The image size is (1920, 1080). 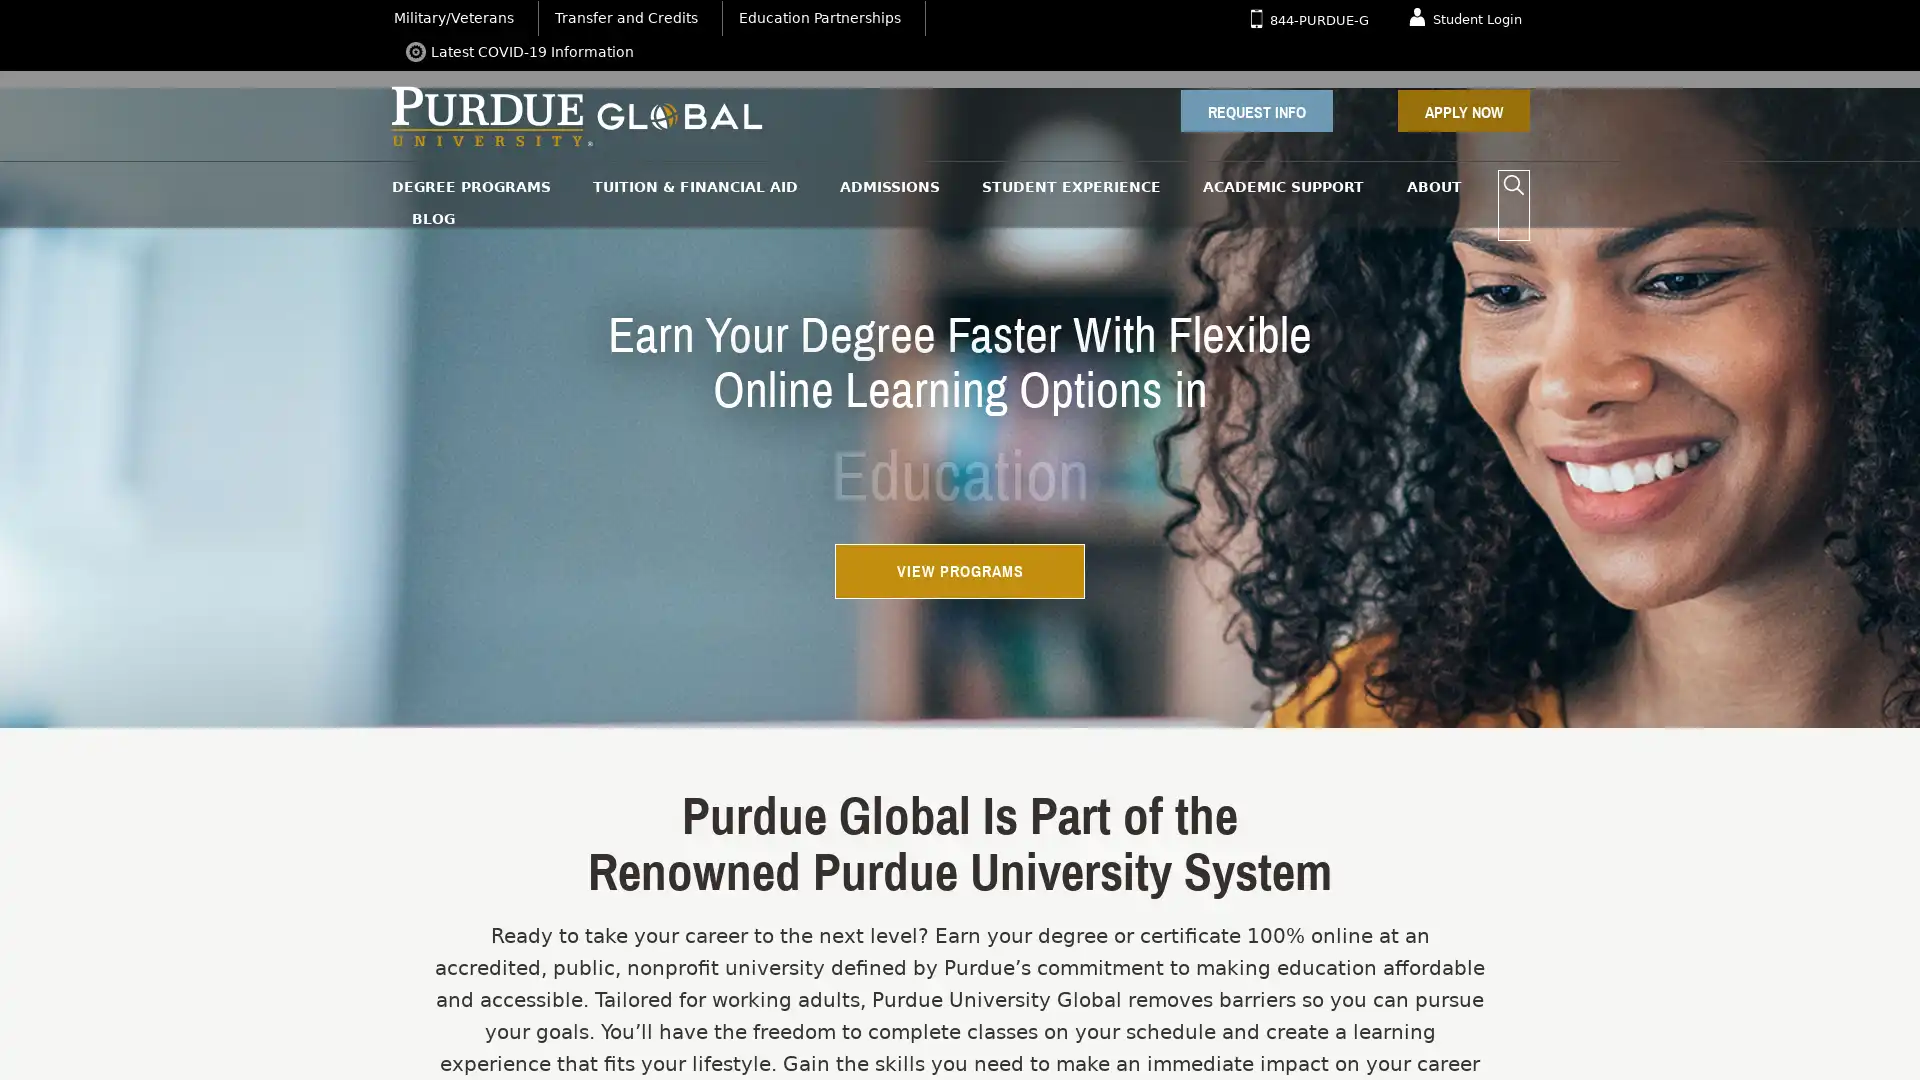 I want to click on Search, so click(x=1513, y=185).